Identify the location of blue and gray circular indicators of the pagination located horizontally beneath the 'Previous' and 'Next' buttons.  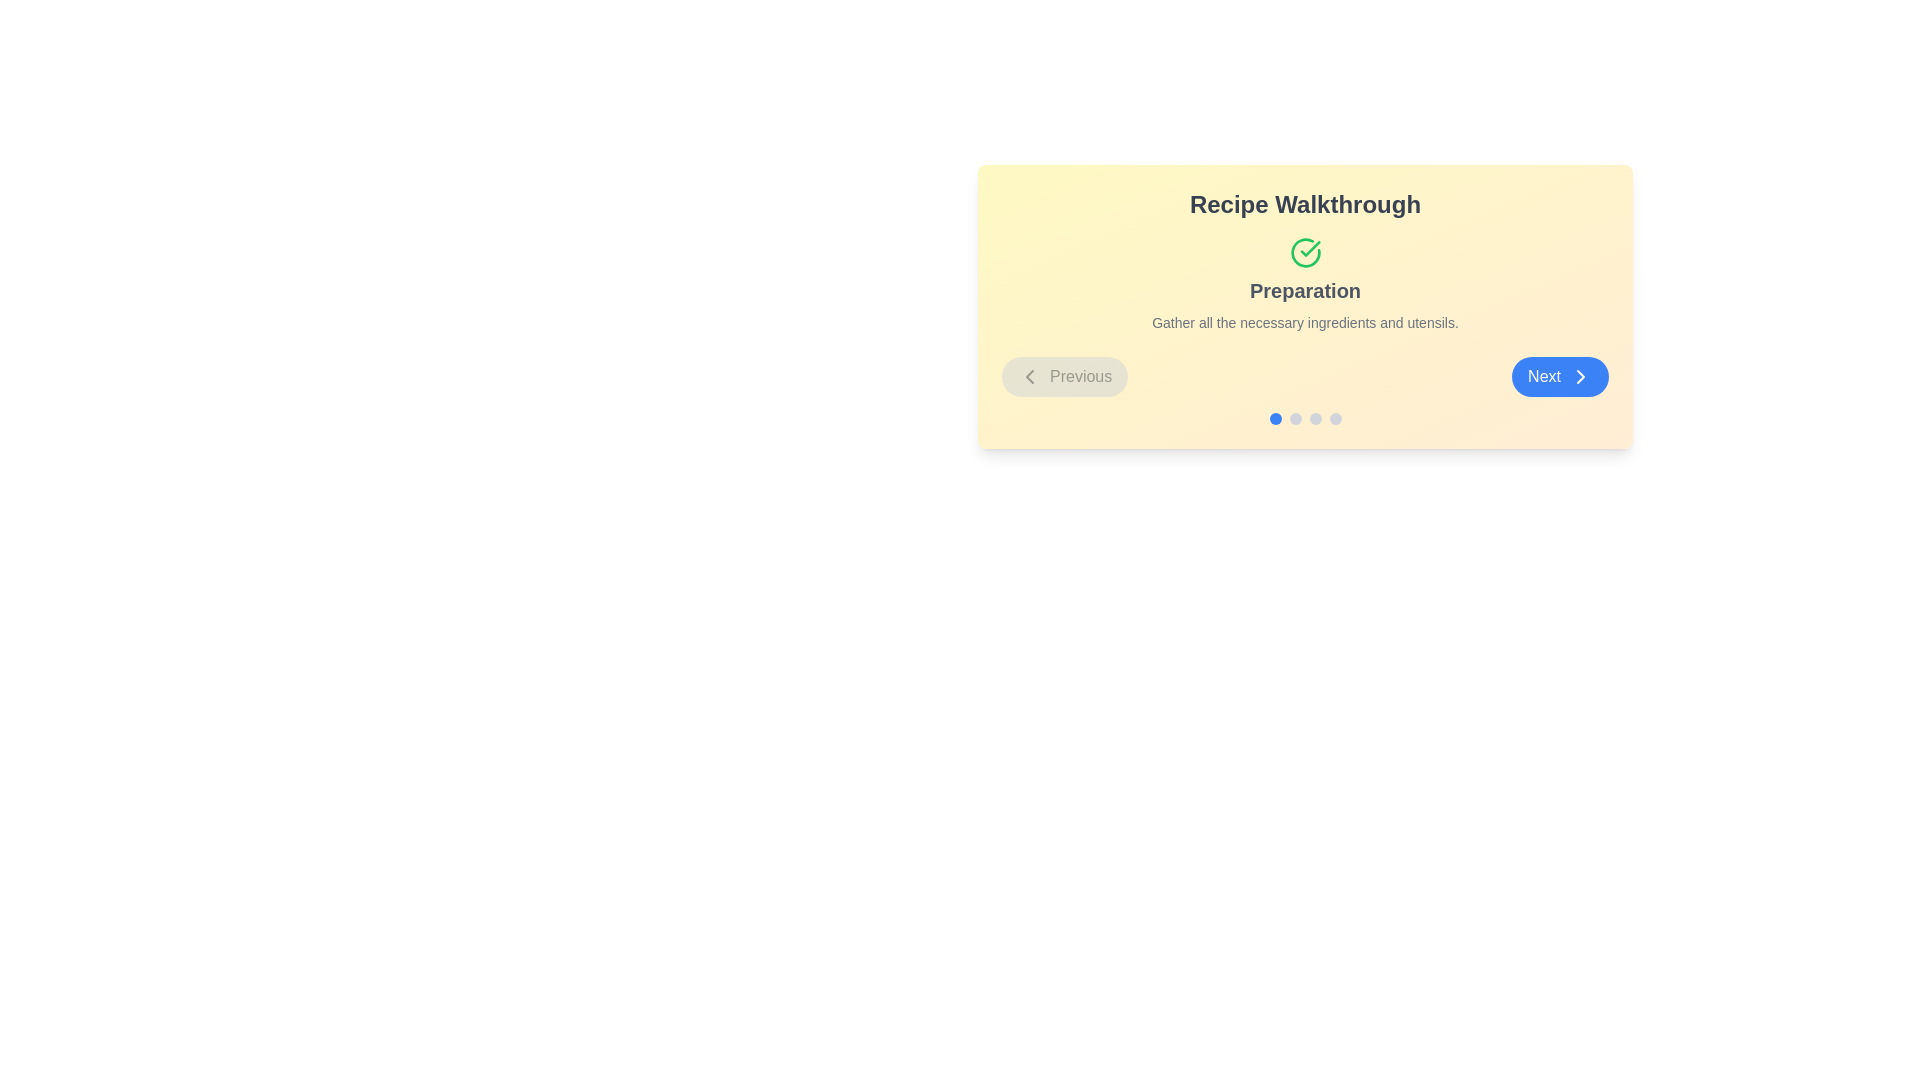
(1305, 418).